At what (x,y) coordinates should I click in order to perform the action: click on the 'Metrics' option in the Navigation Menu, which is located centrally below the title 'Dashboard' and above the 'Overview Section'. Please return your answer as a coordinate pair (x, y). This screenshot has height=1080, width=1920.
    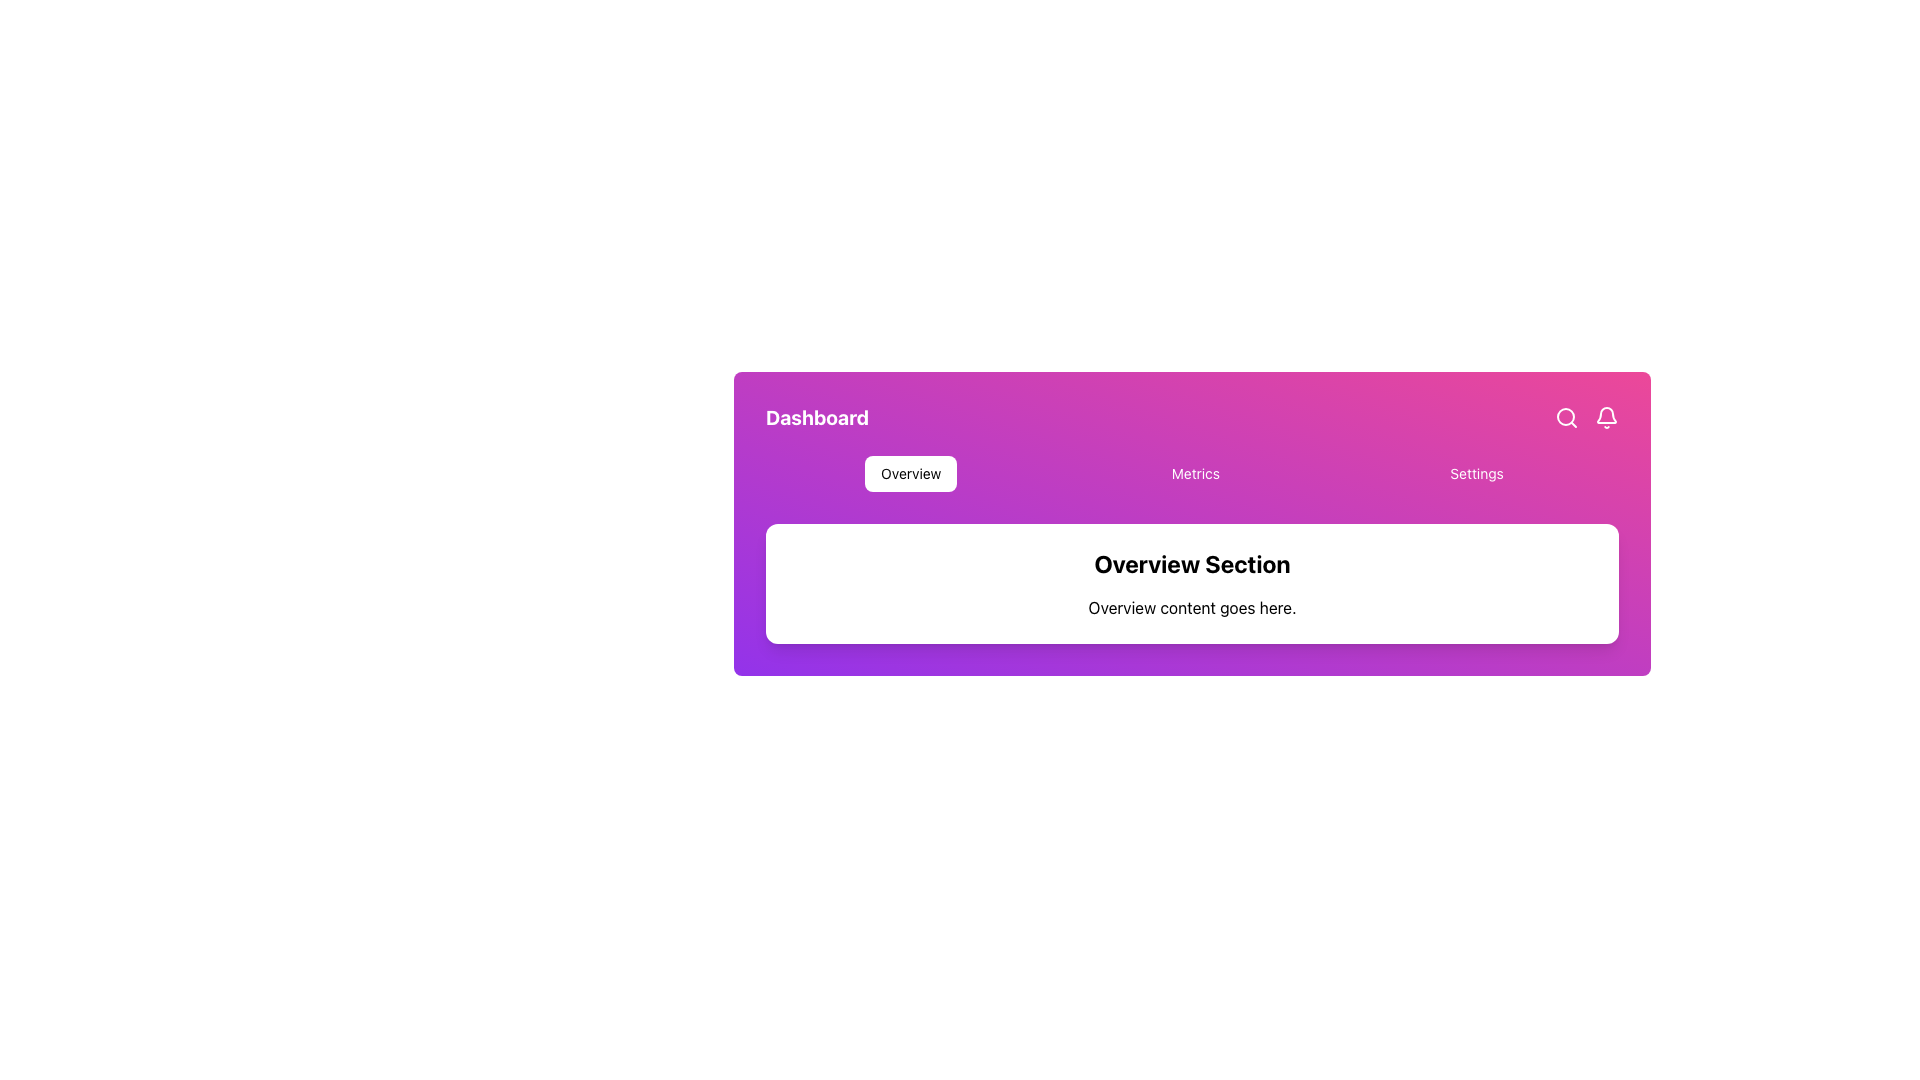
    Looking at the image, I should click on (1192, 474).